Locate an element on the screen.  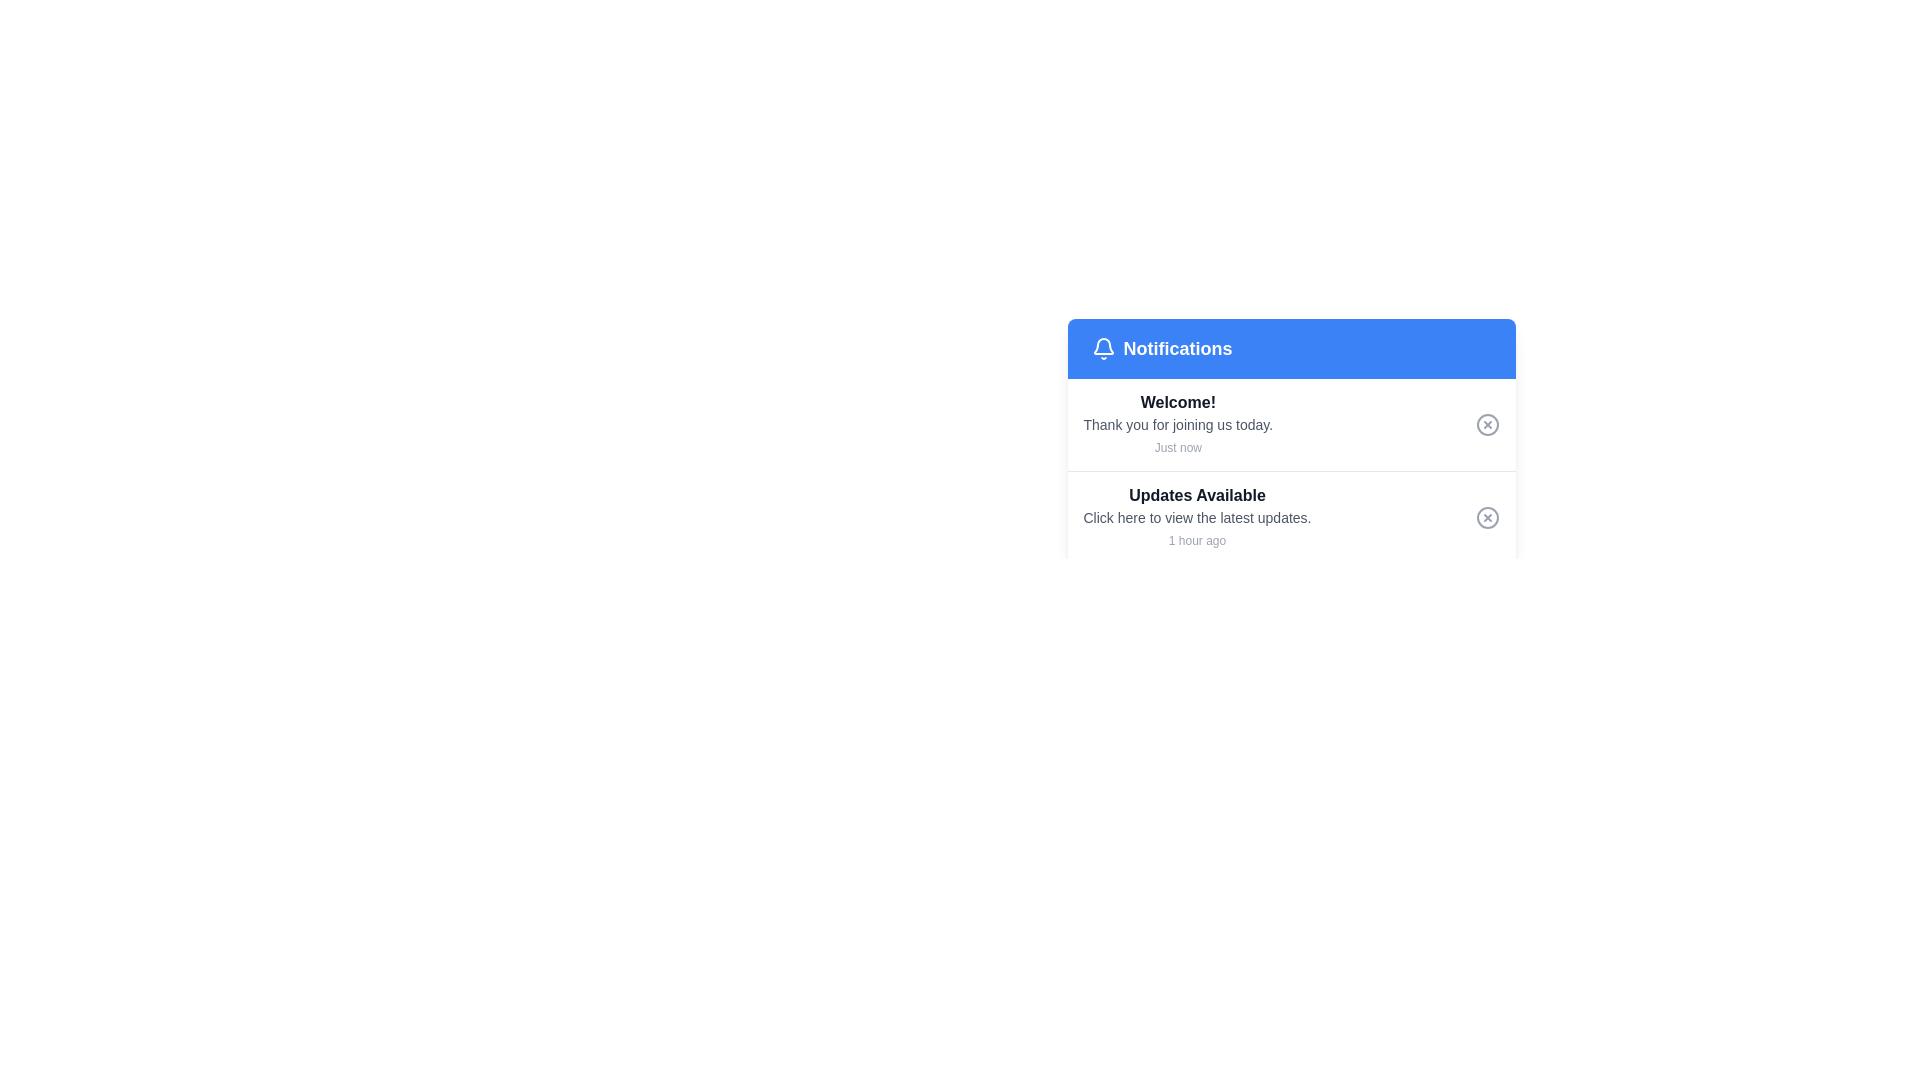
the content of the header area containing a blue background bar with a white bell icon and the text 'Notifications' in bold white font, located at the top of the notification card is located at coordinates (1291, 347).